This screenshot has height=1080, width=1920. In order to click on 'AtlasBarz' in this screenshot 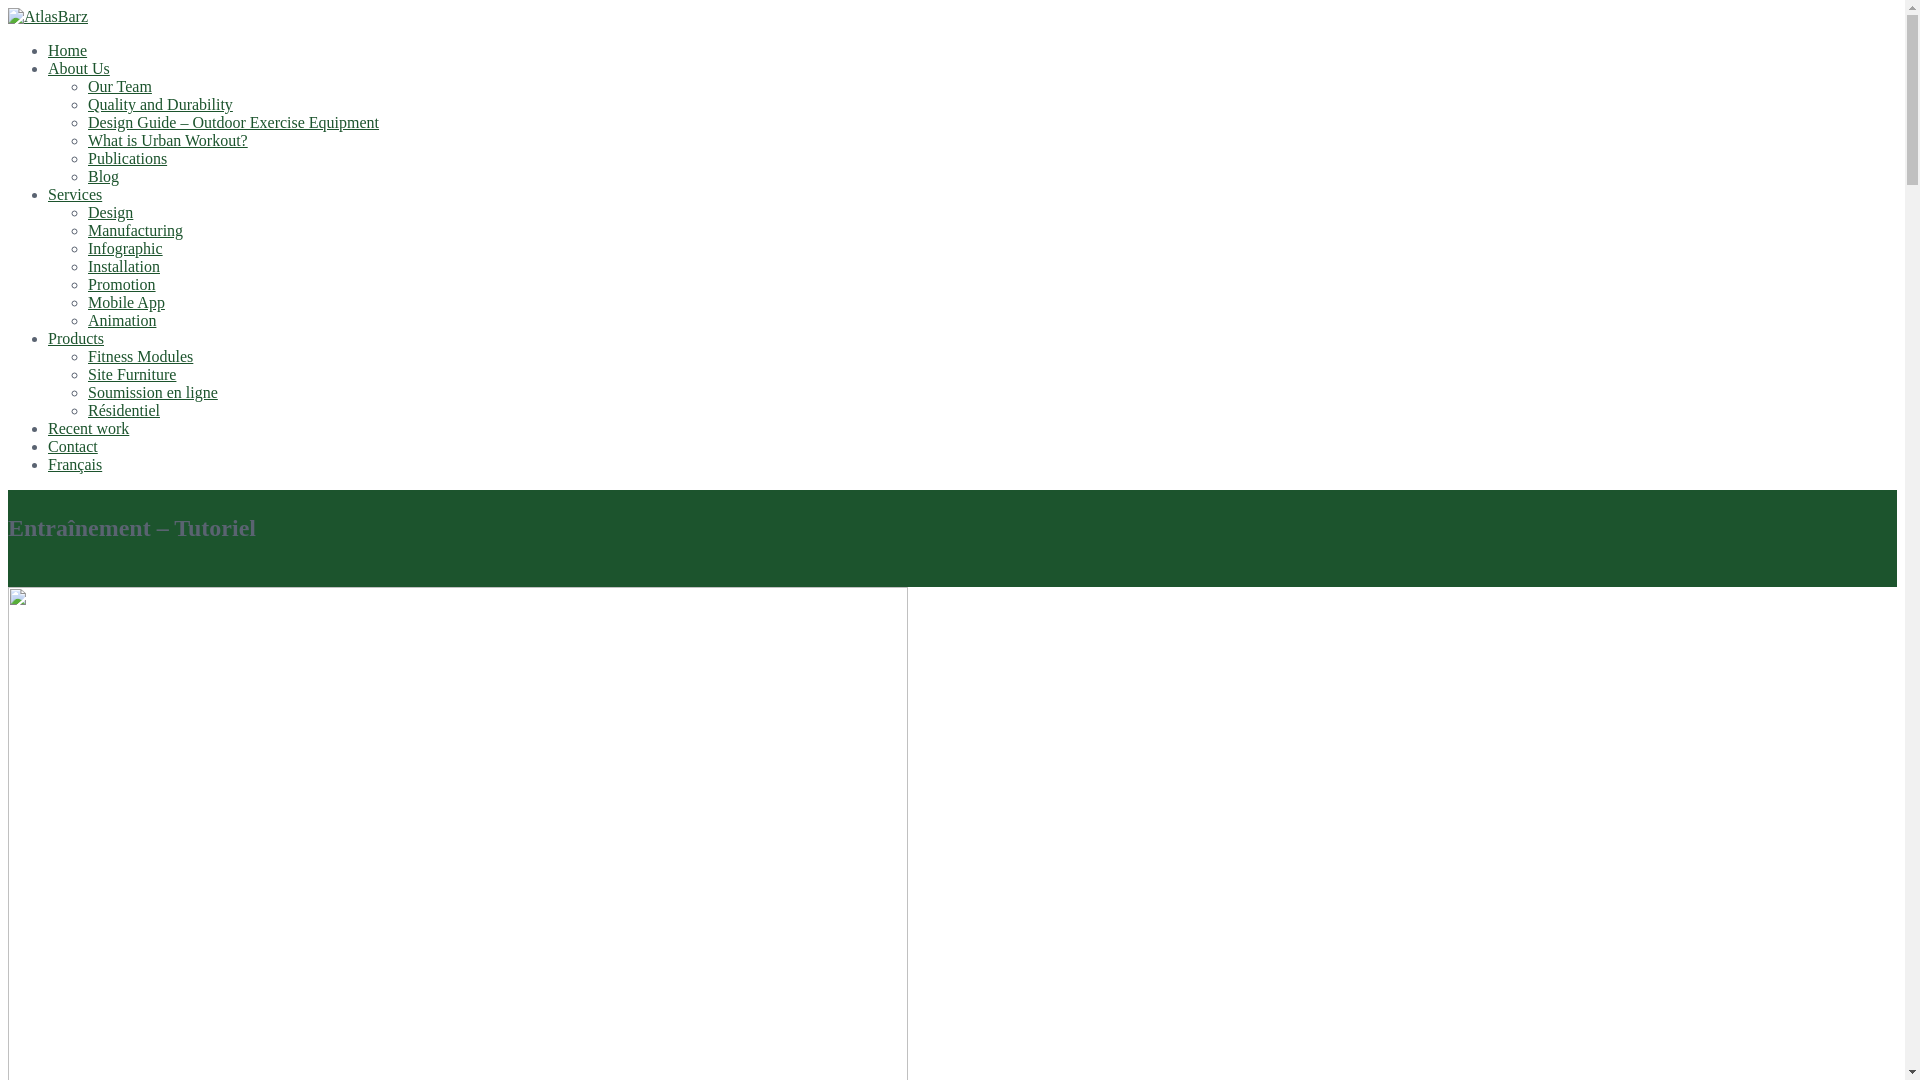, I will do `click(48, 16)`.